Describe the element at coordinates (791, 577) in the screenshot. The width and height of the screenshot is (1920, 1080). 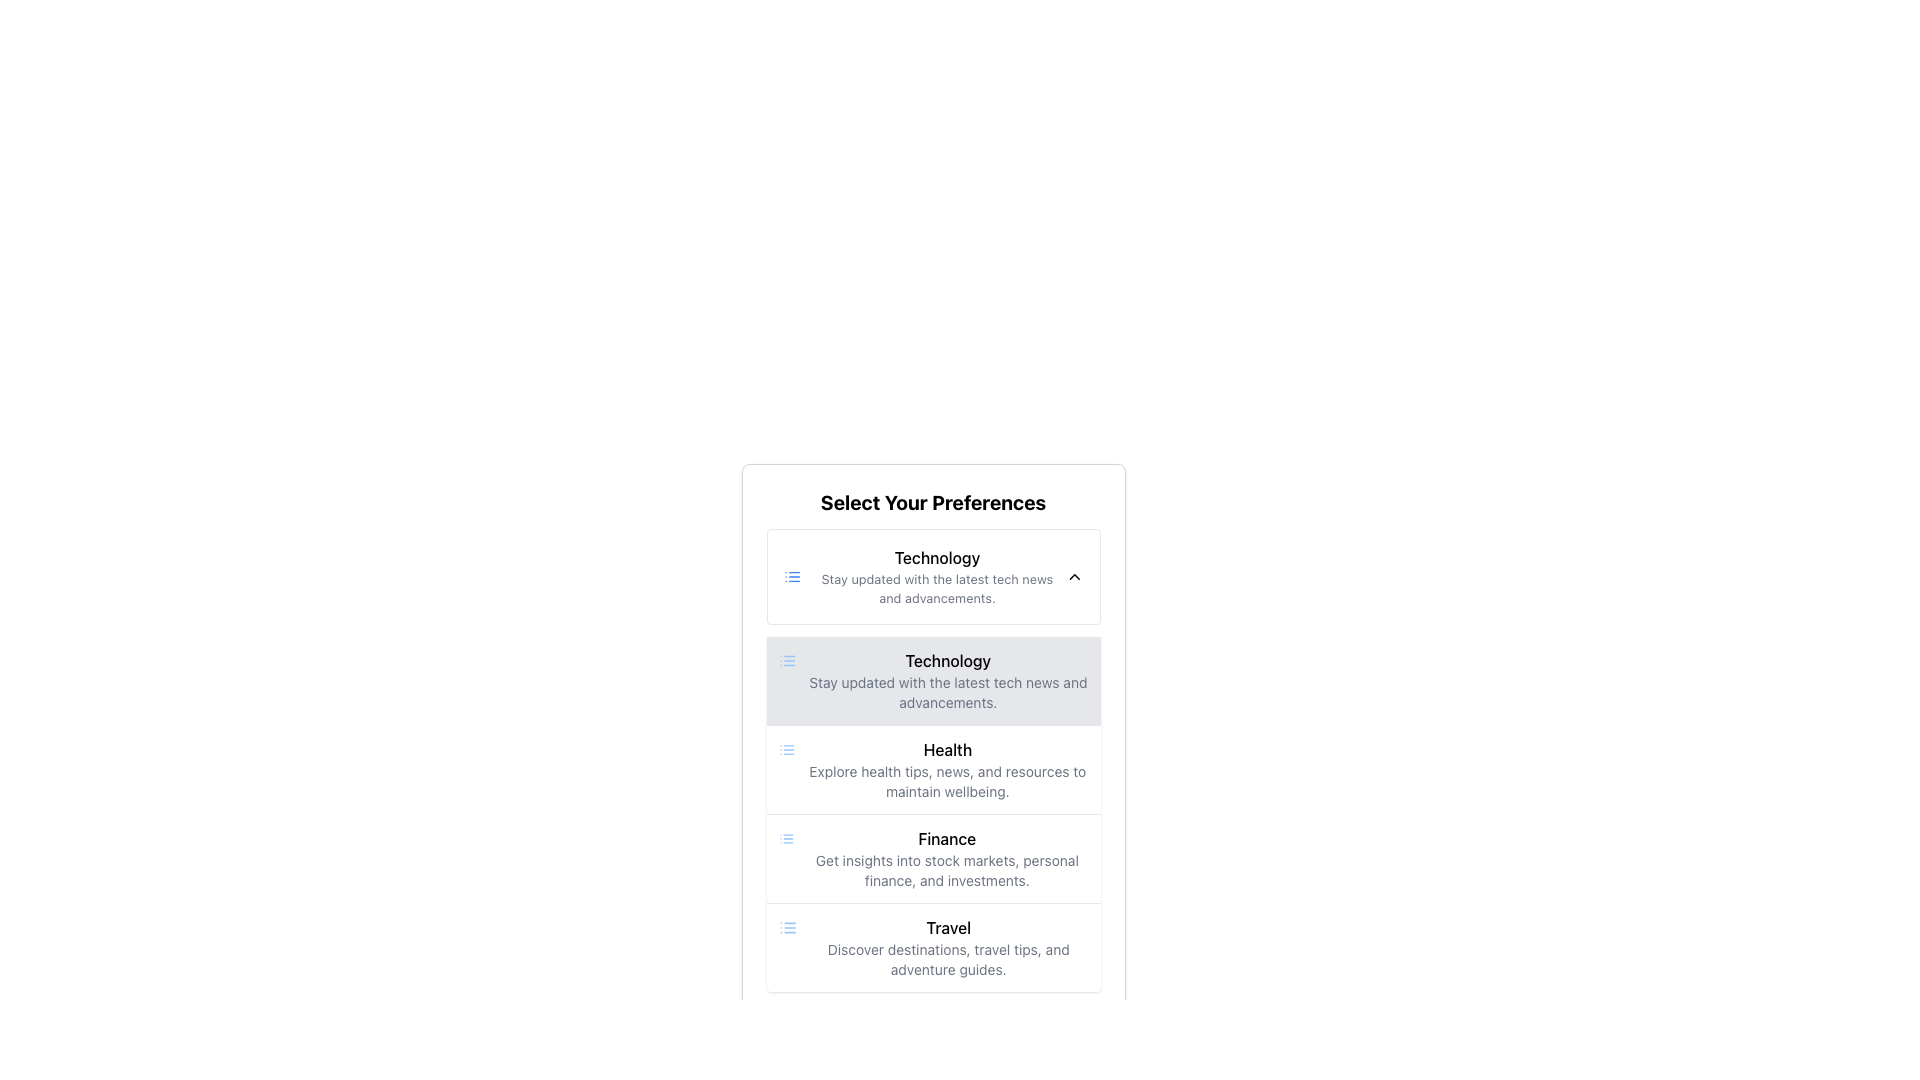
I see `the blue list icon, which consists of three horizontal lines and three vertical lines, located to the left of the 'Technology' text in the Technology preference section` at that location.